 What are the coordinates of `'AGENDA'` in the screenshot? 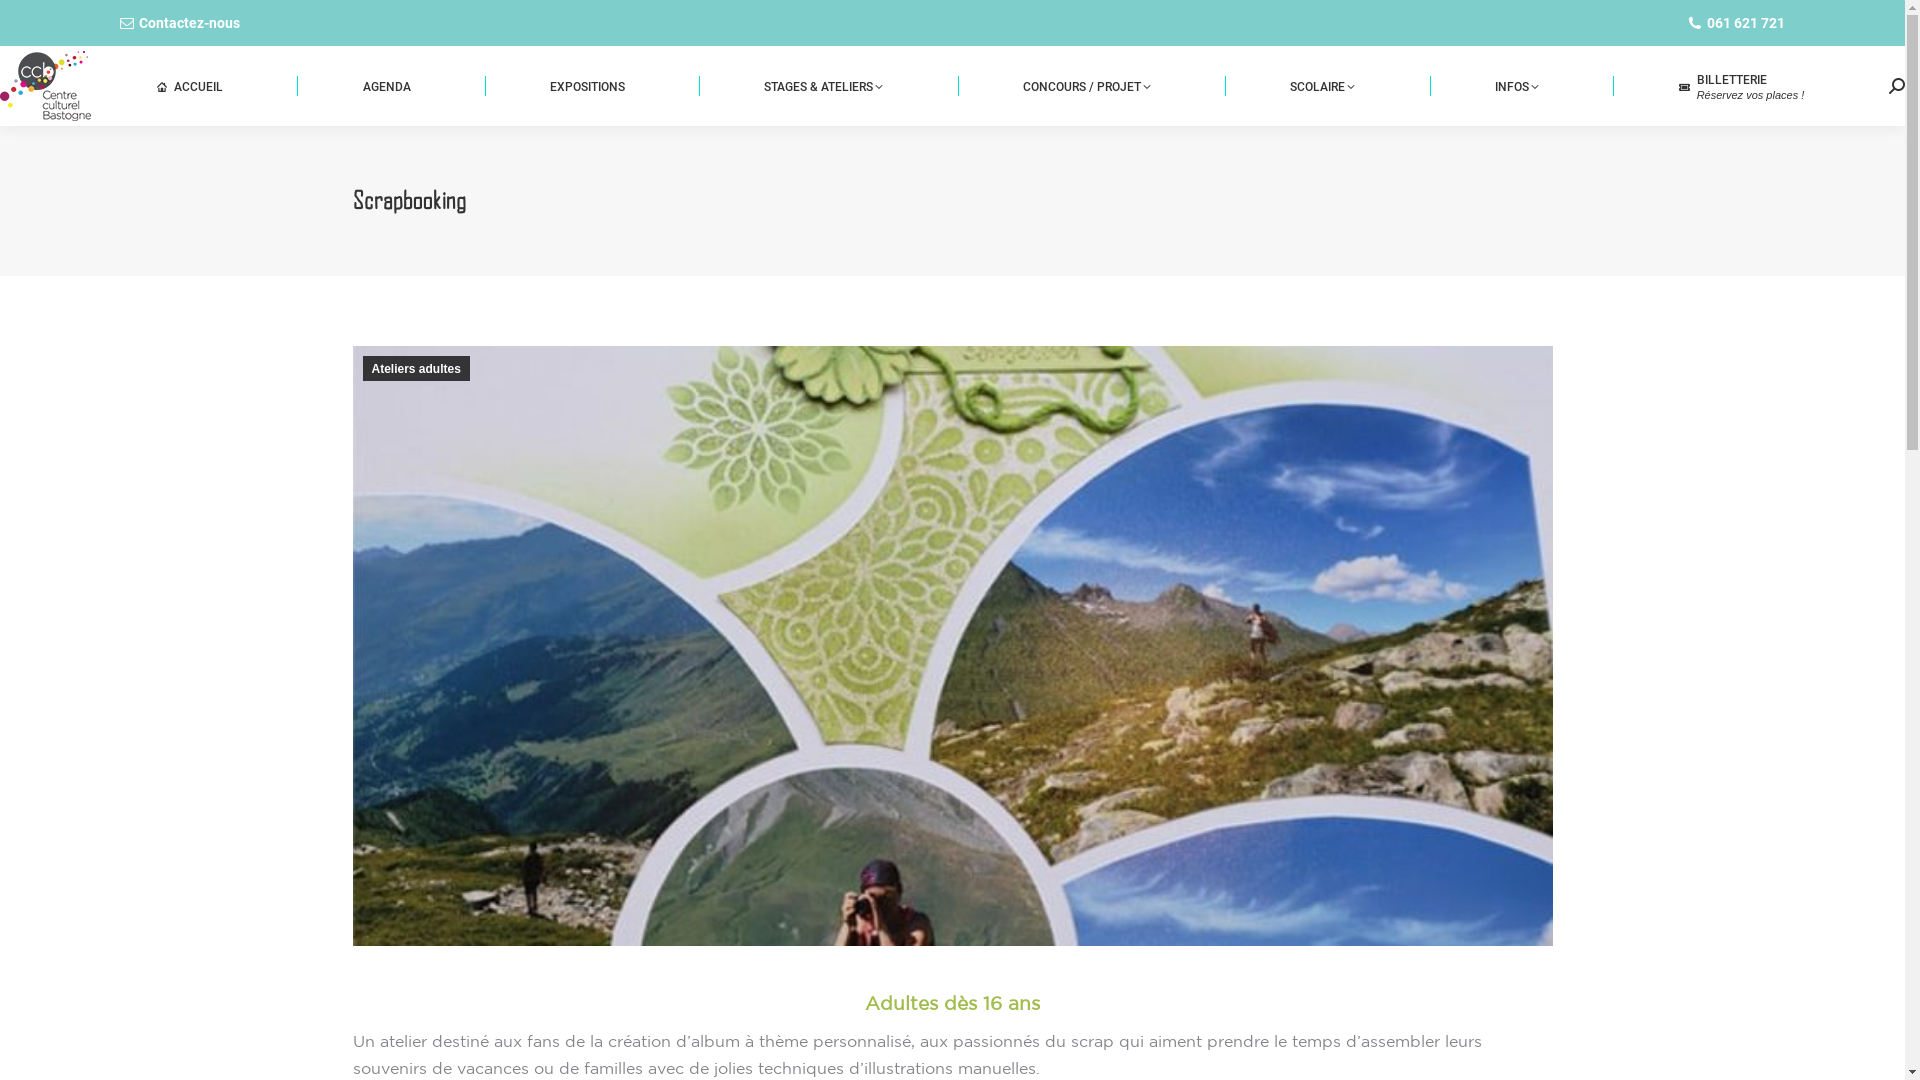 It's located at (386, 84).